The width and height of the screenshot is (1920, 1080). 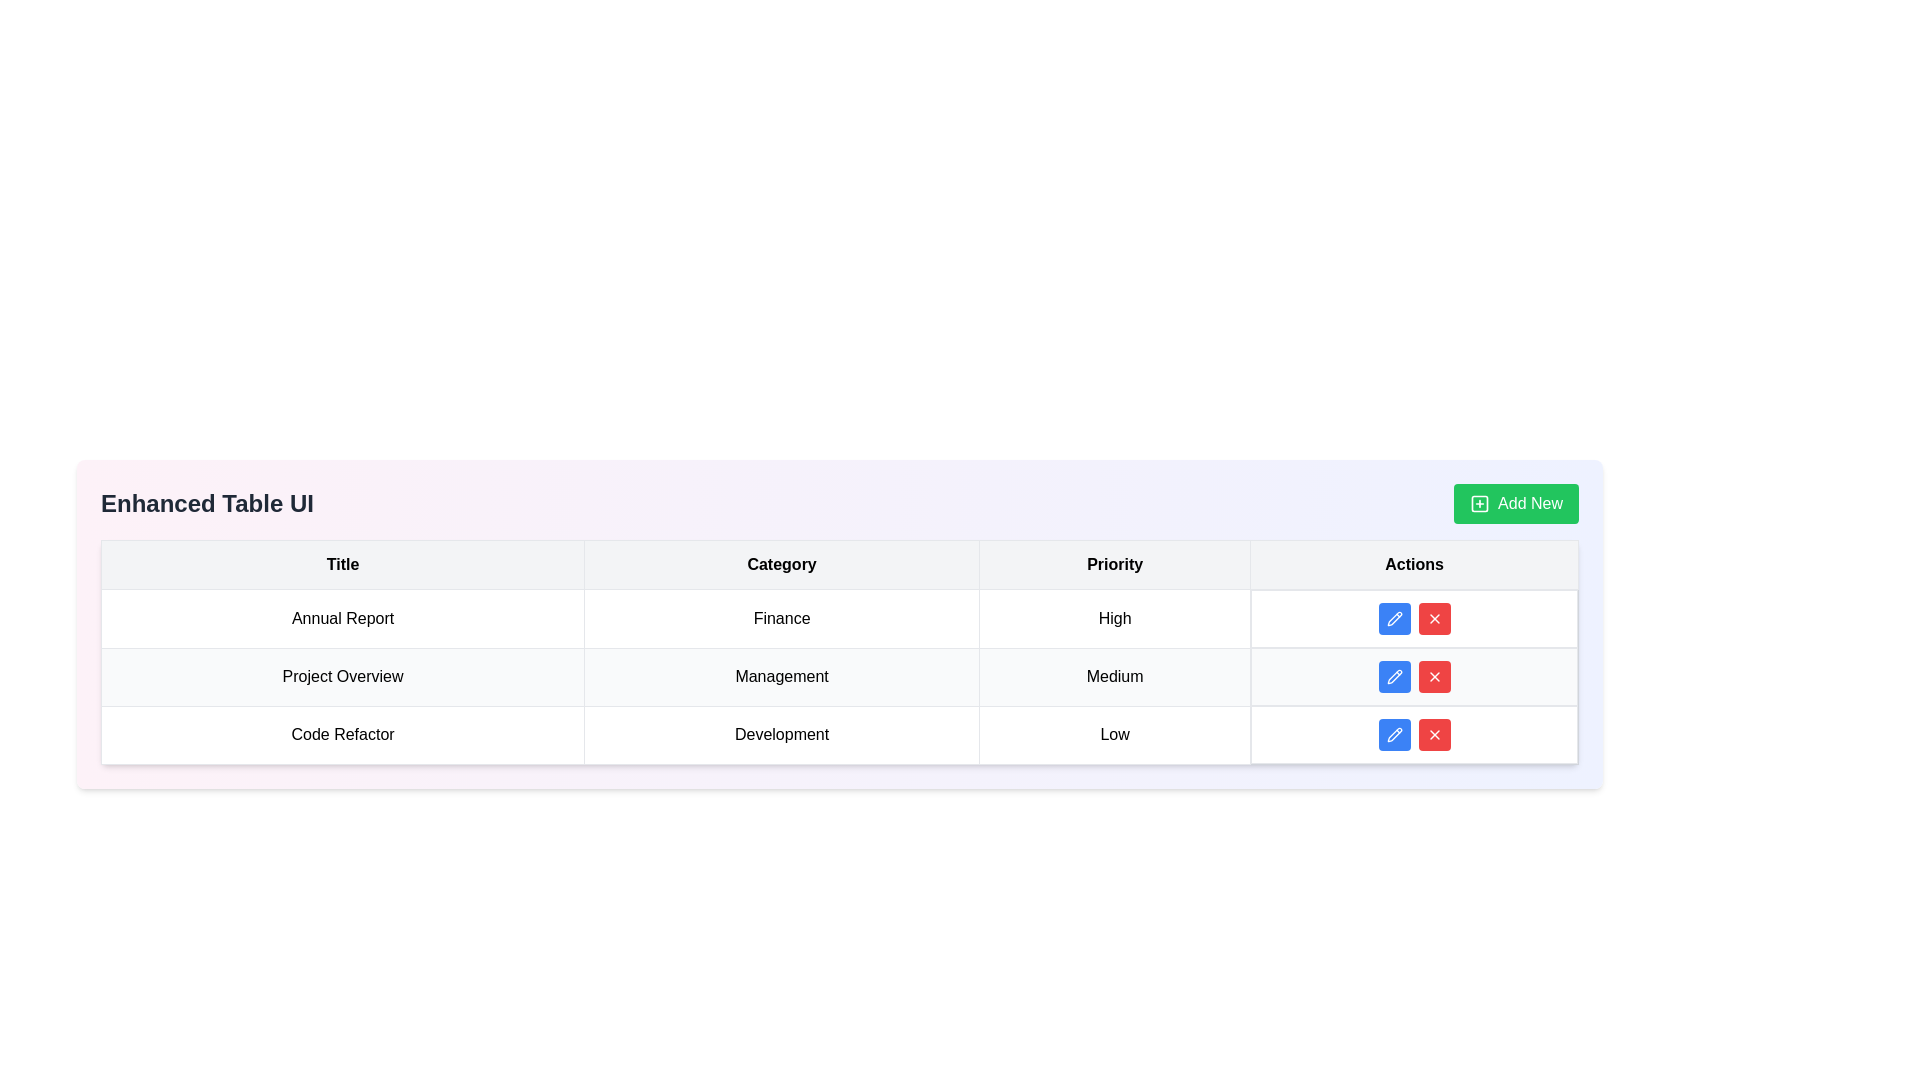 I want to click on the edit button in the 'Actions' column of the third row in the table, so click(x=1393, y=676).